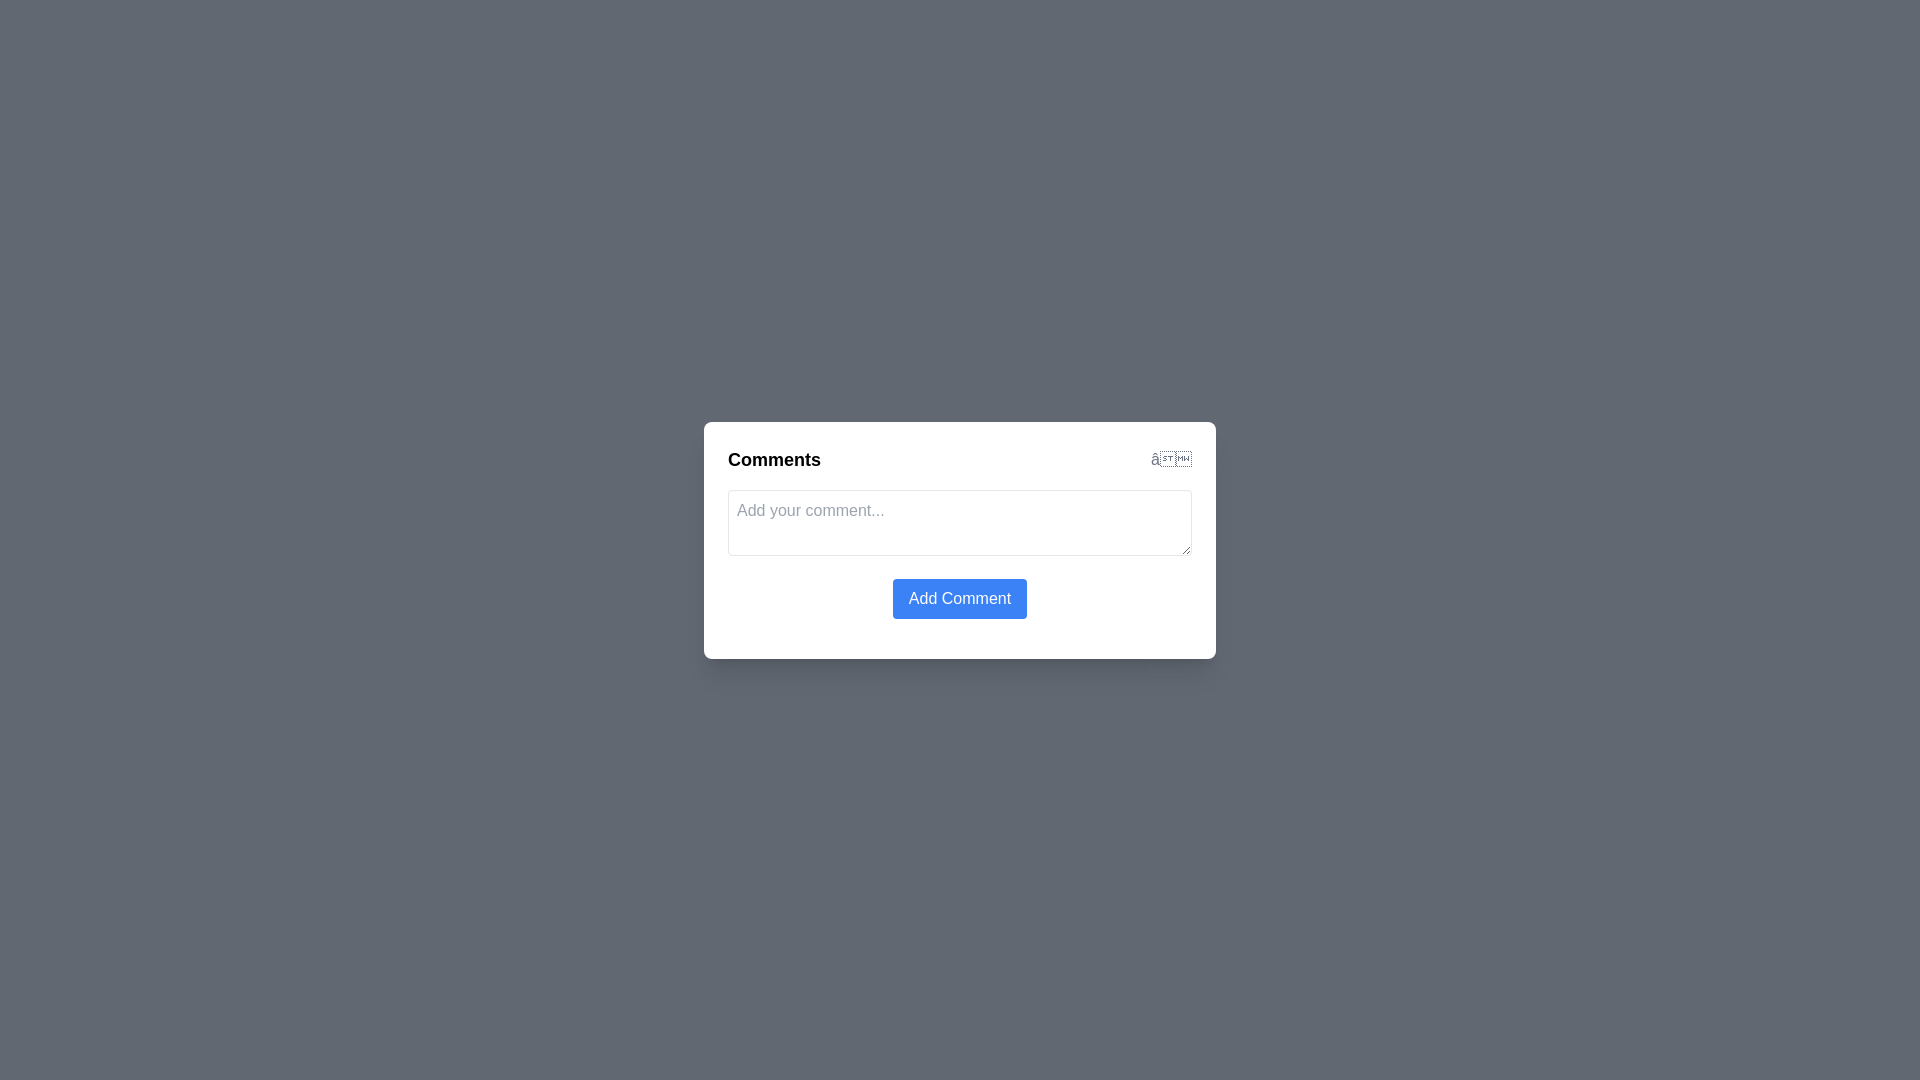 This screenshot has height=1080, width=1920. Describe the element at coordinates (960, 521) in the screenshot. I see `the text area to focus it for typing` at that location.